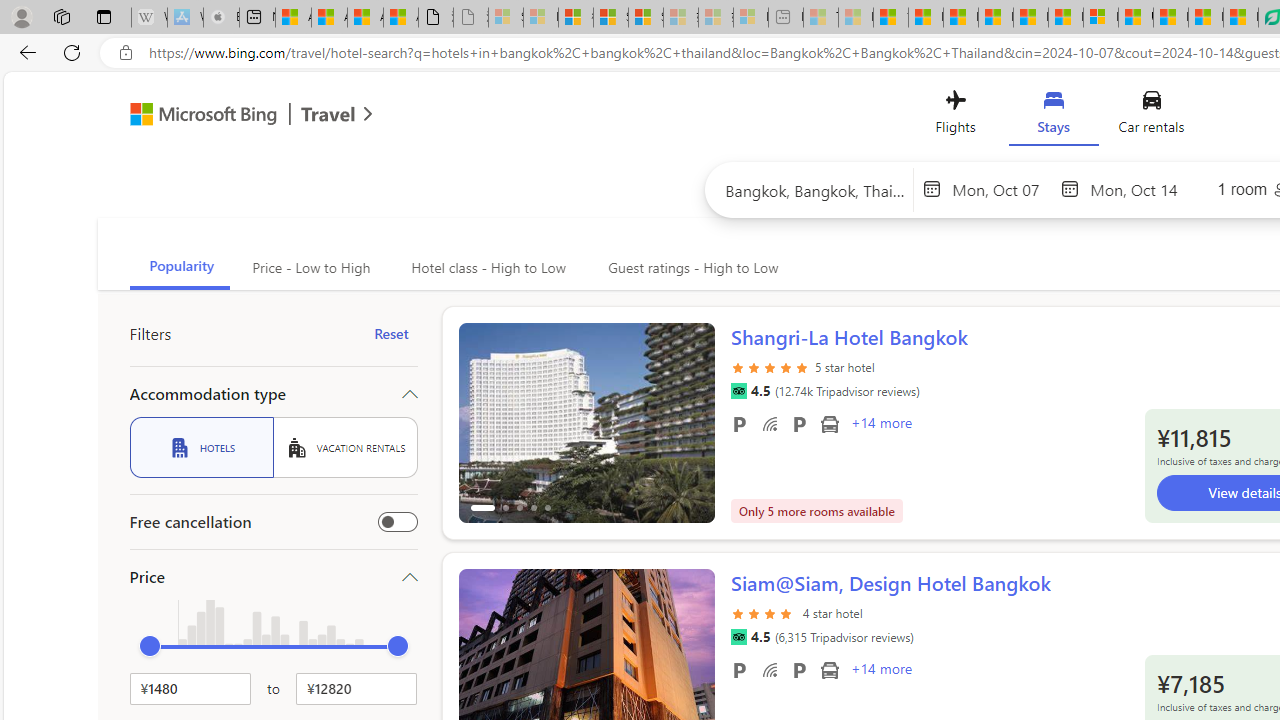  What do you see at coordinates (880, 671) in the screenshot?
I see `'+14 More Amenities'` at bounding box center [880, 671].